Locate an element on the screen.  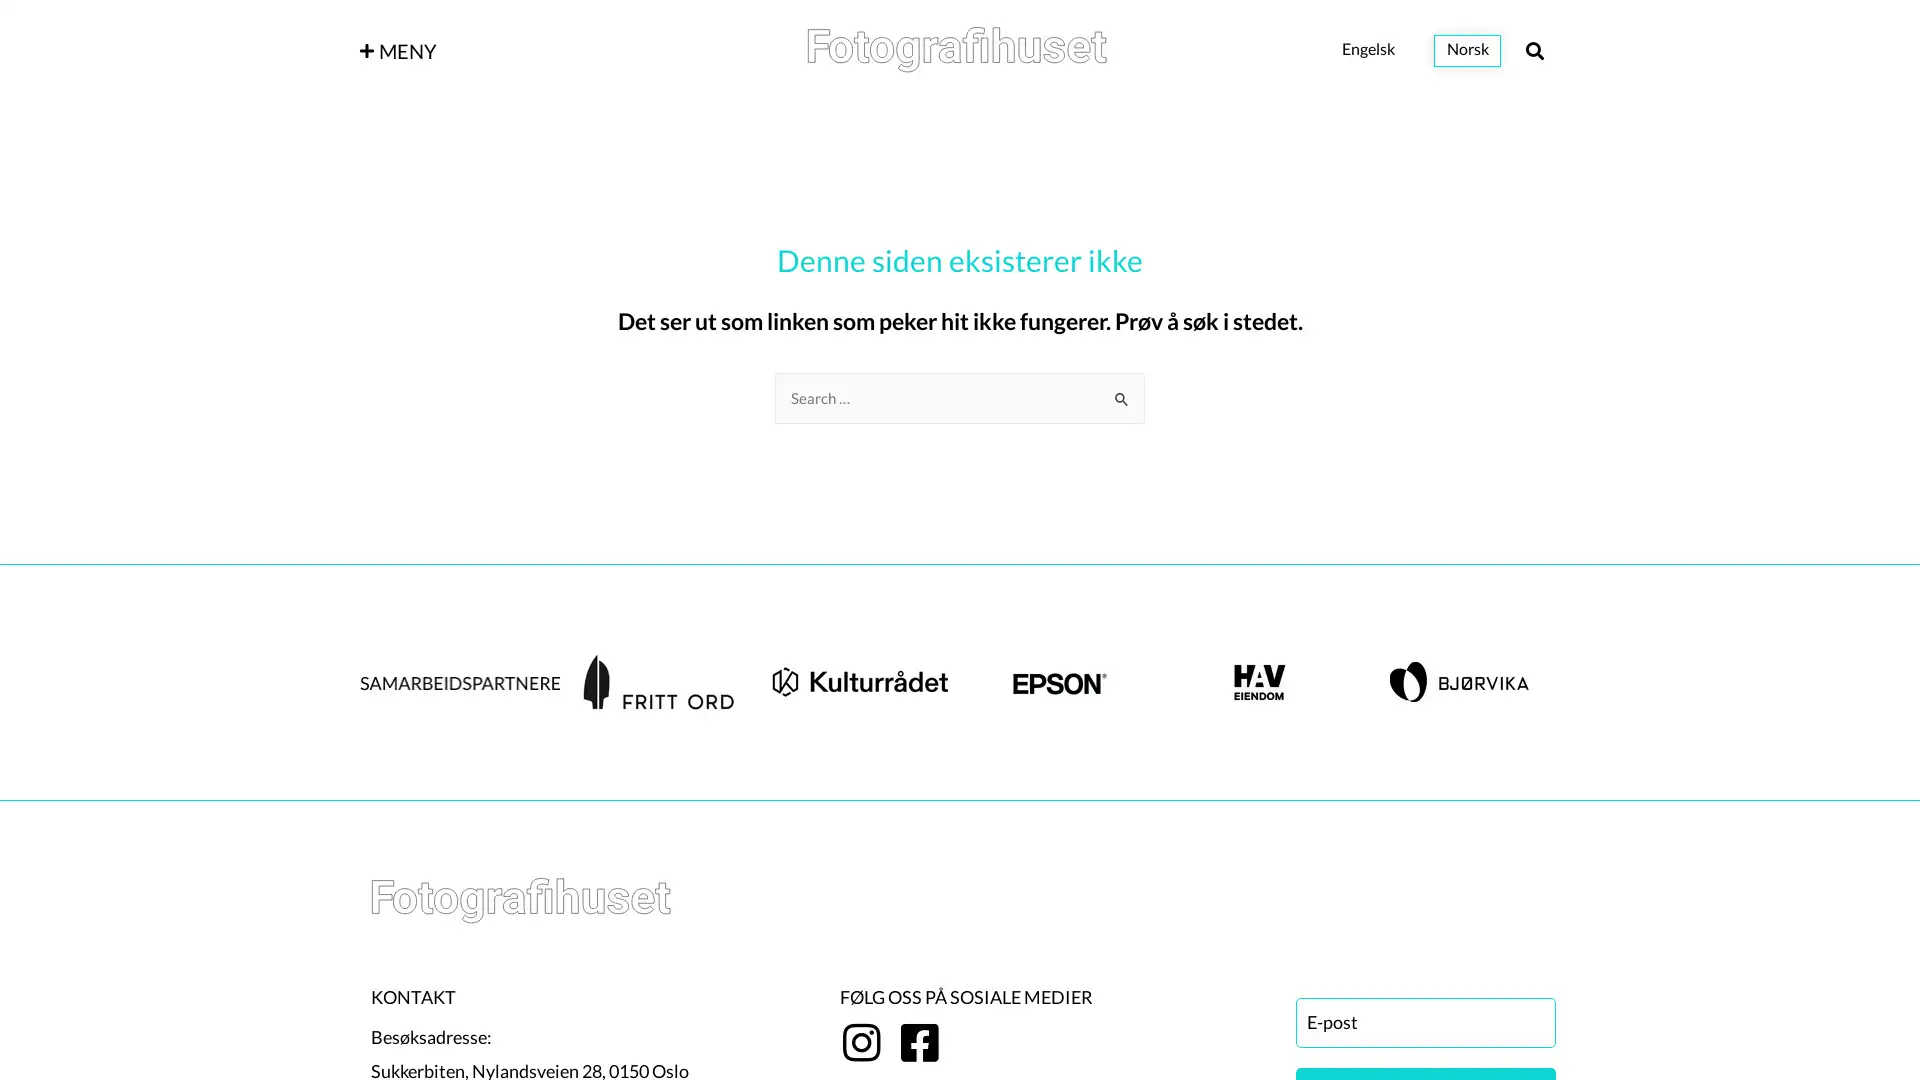
Sk is located at coordinates (1122, 392).